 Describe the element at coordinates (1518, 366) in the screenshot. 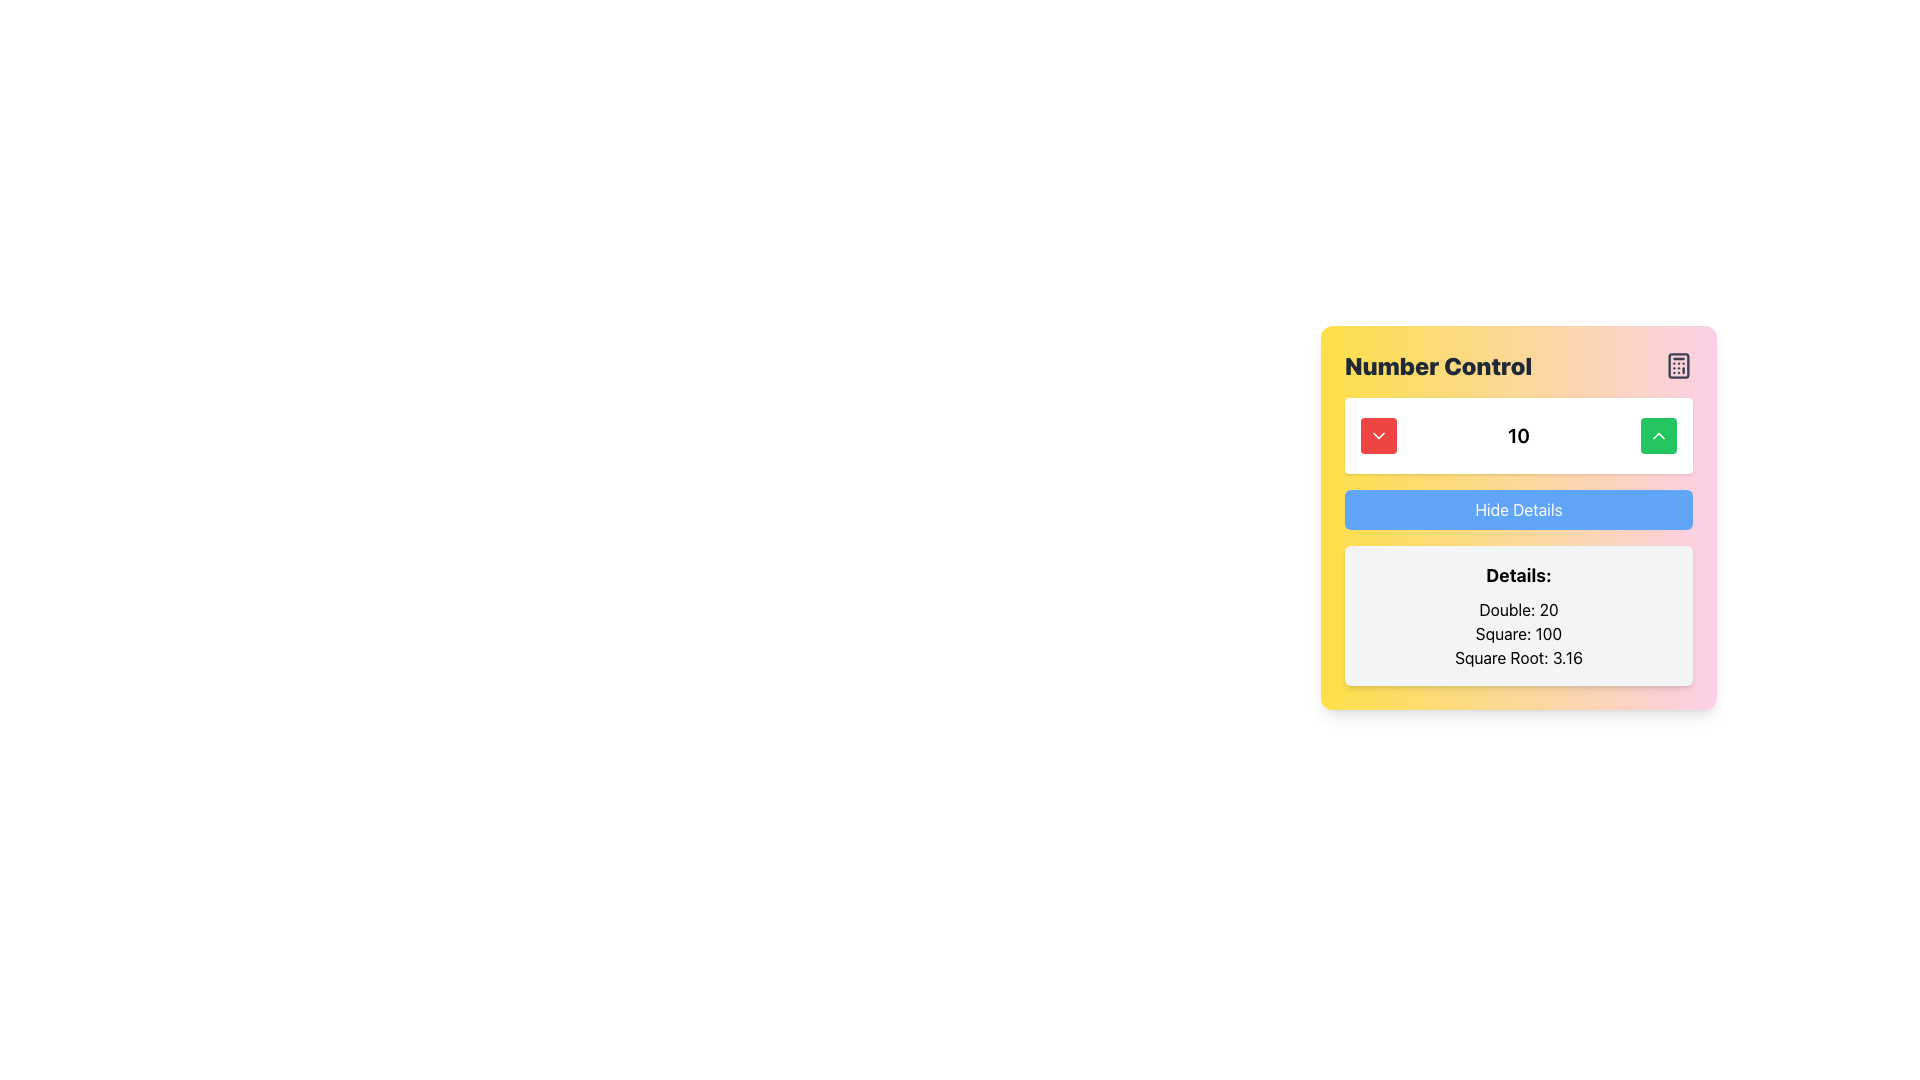

I see `the Static Text Header labeled 'Number Control' with a gradient background from yellow to pink, which contains a calculator icon on the right` at that location.